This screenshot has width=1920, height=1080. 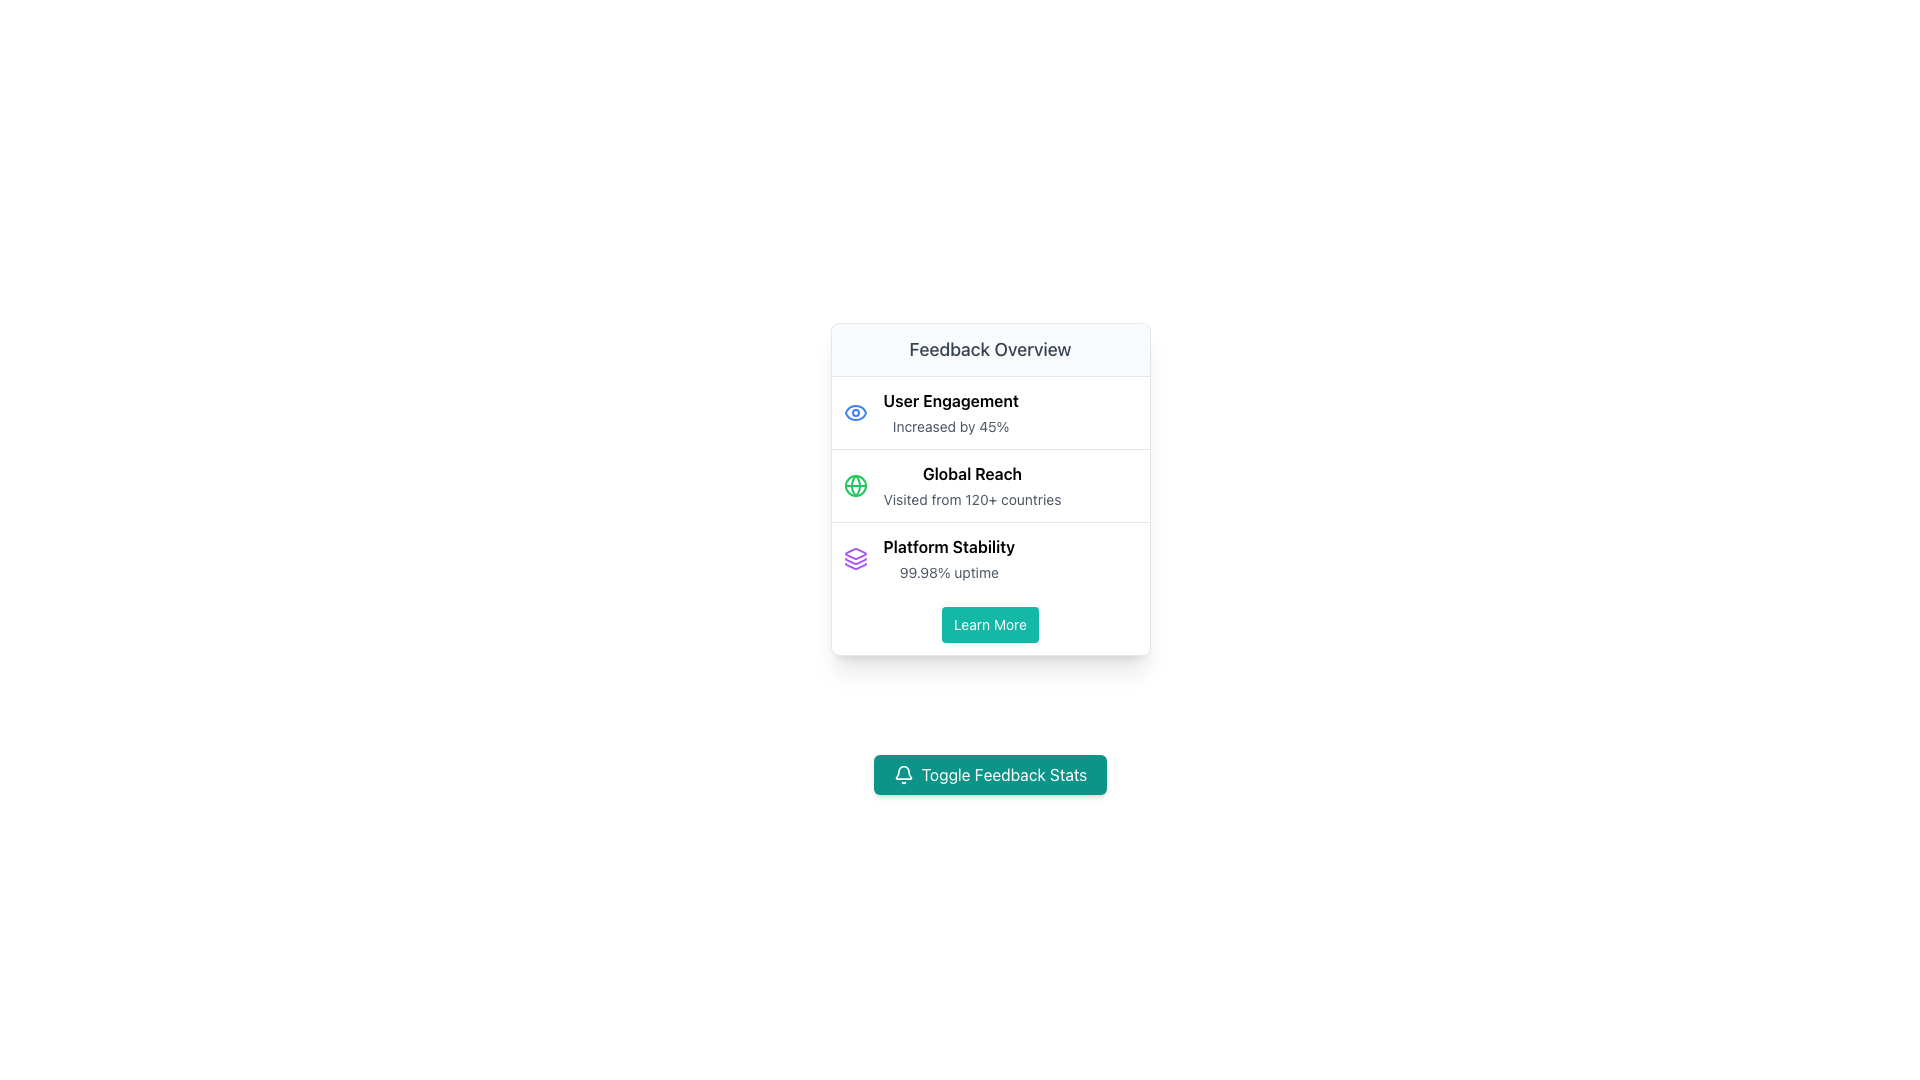 I want to click on the Text Label 'Platform Stability' located in the 'Feedback Overview' card, which is the third row element aligned to the left above '99.98% uptime', so click(x=948, y=547).